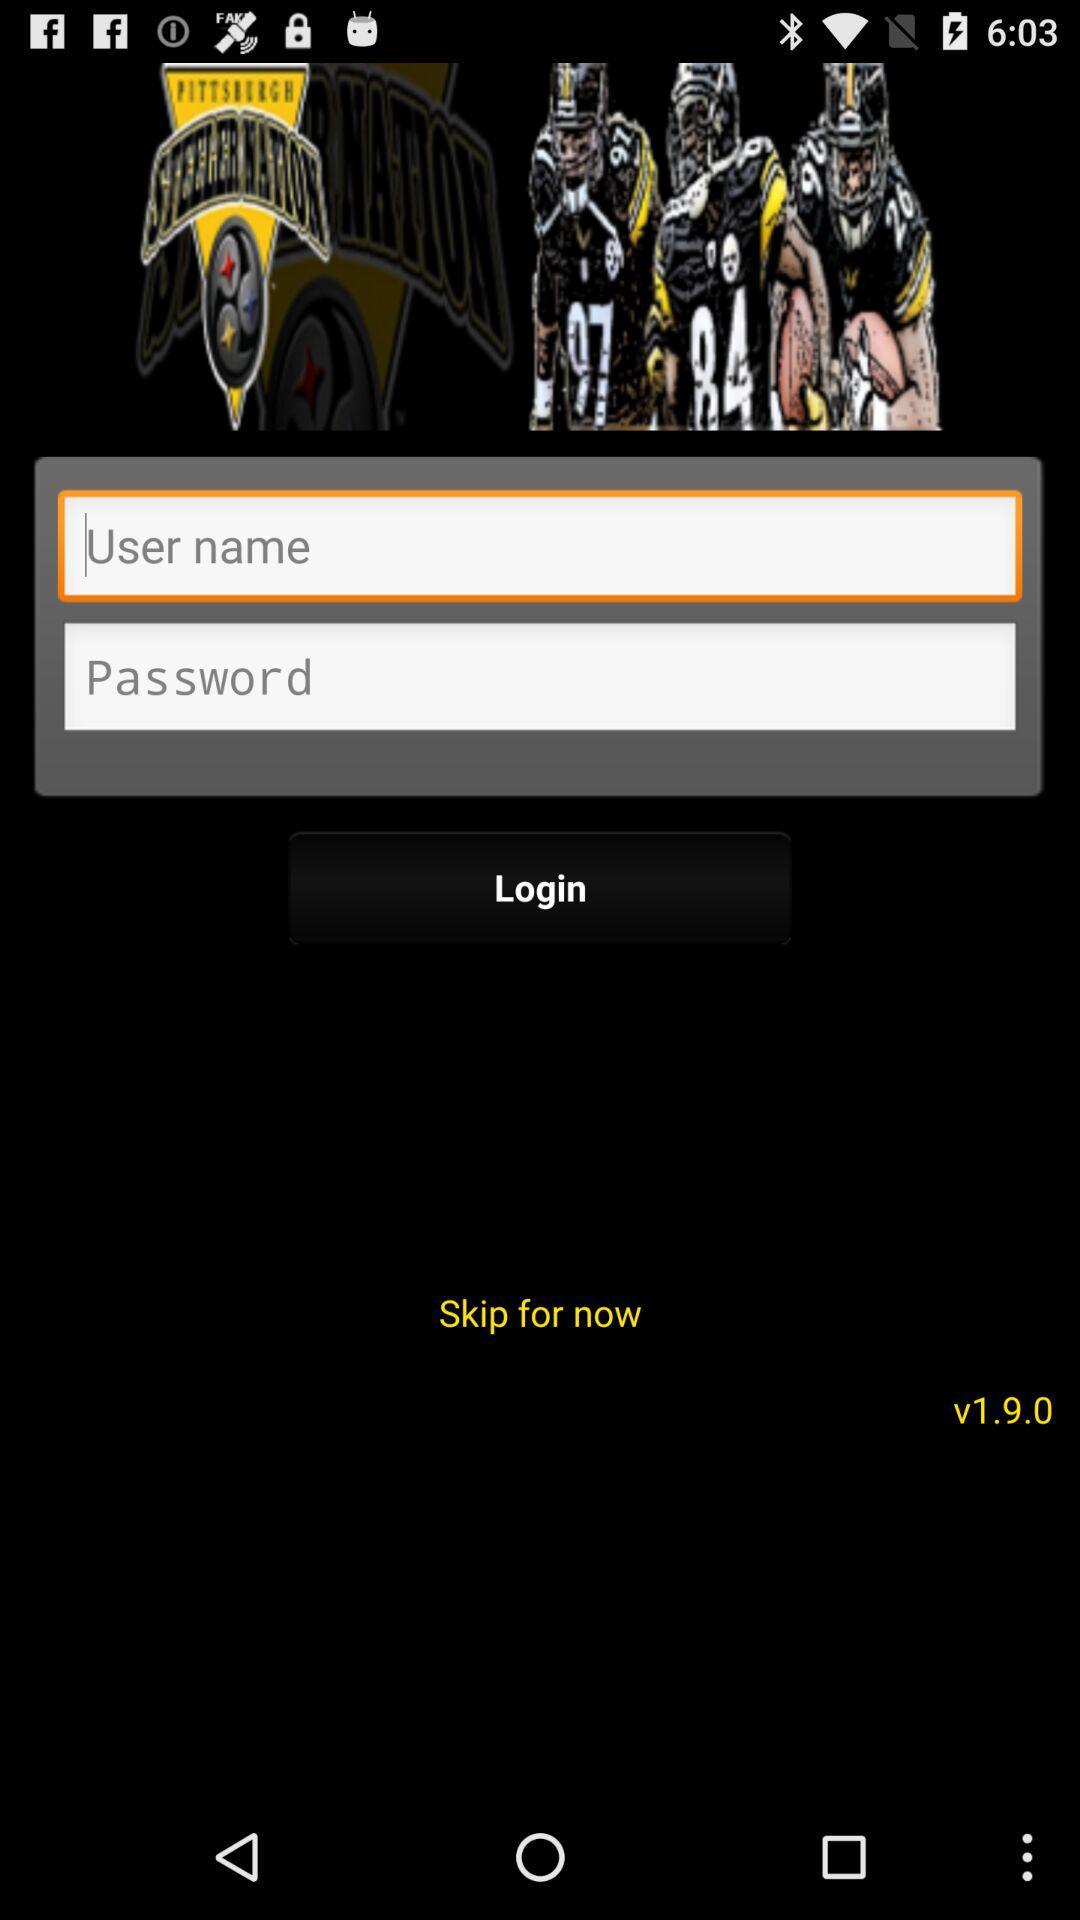  Describe the element at coordinates (540, 886) in the screenshot. I see `the icon above skip for now icon` at that location.